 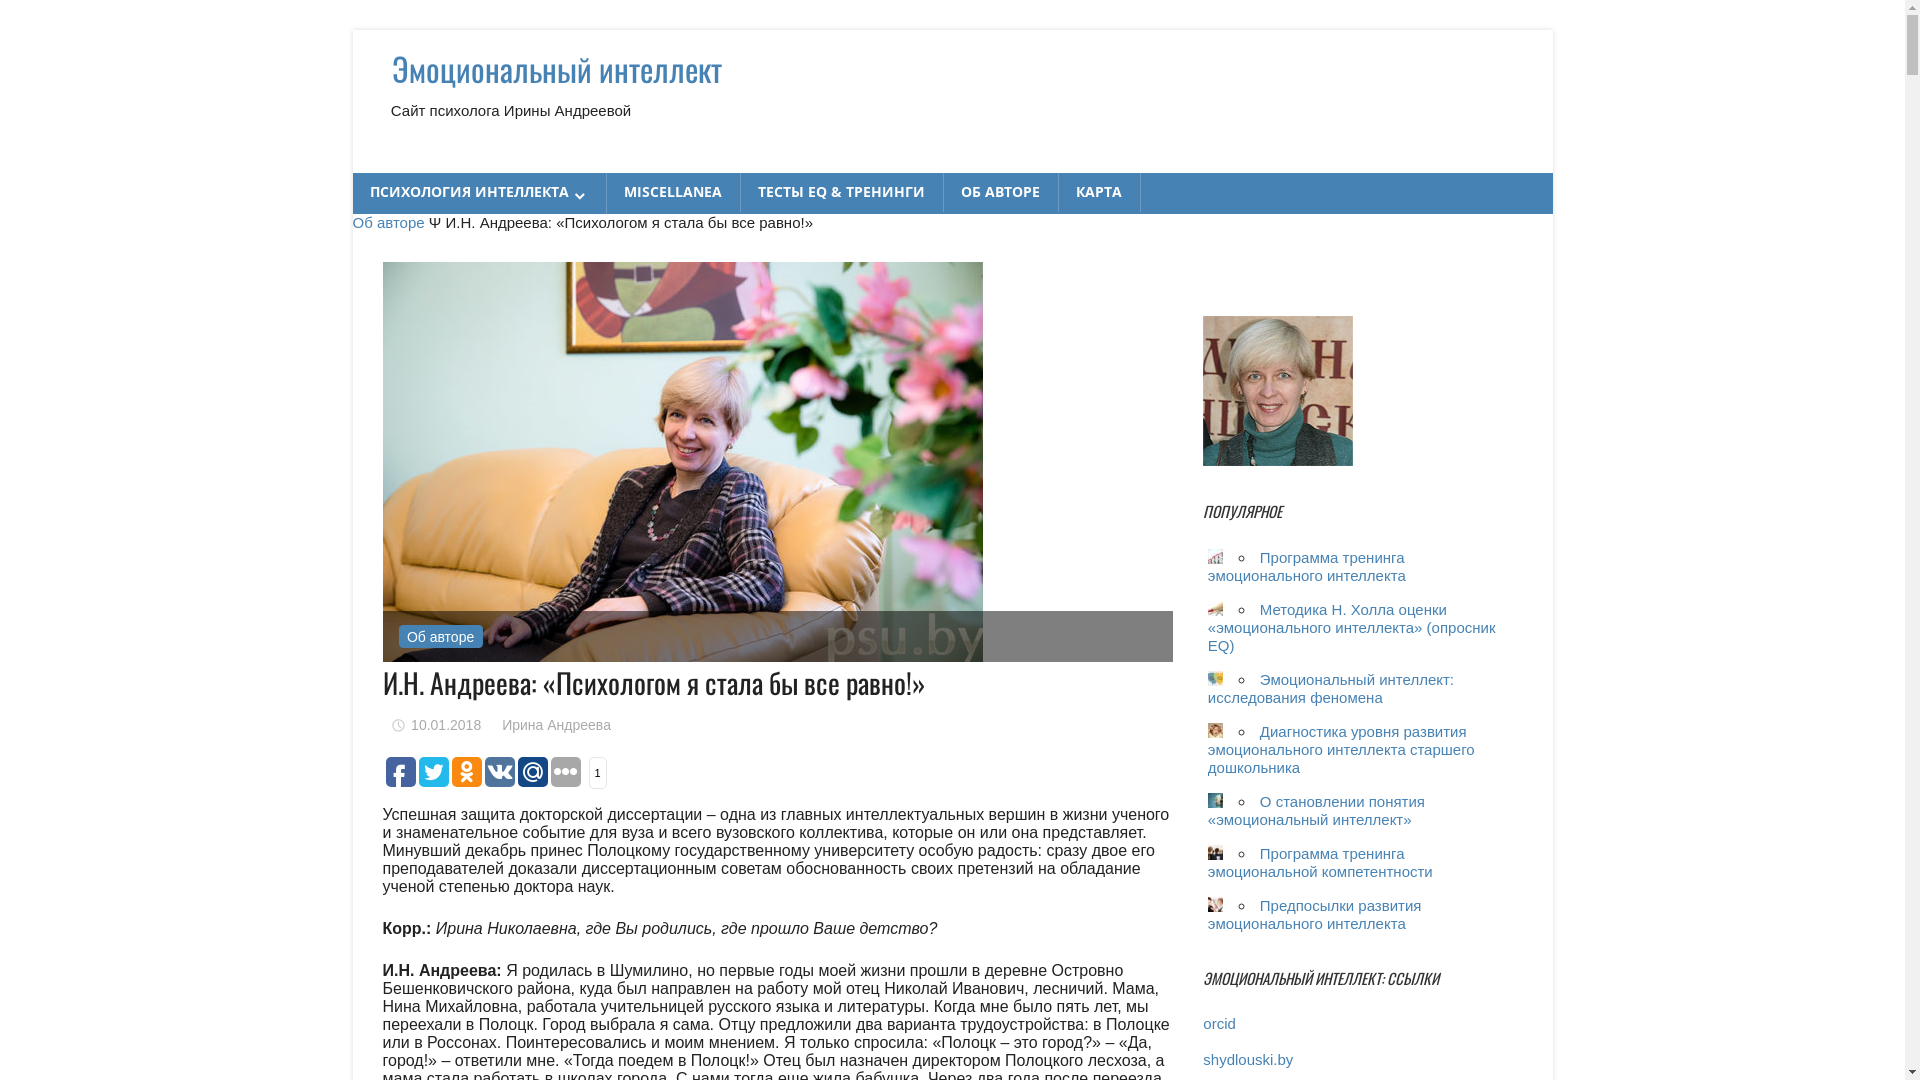 I want to click on 'orcid', so click(x=1218, y=1023).